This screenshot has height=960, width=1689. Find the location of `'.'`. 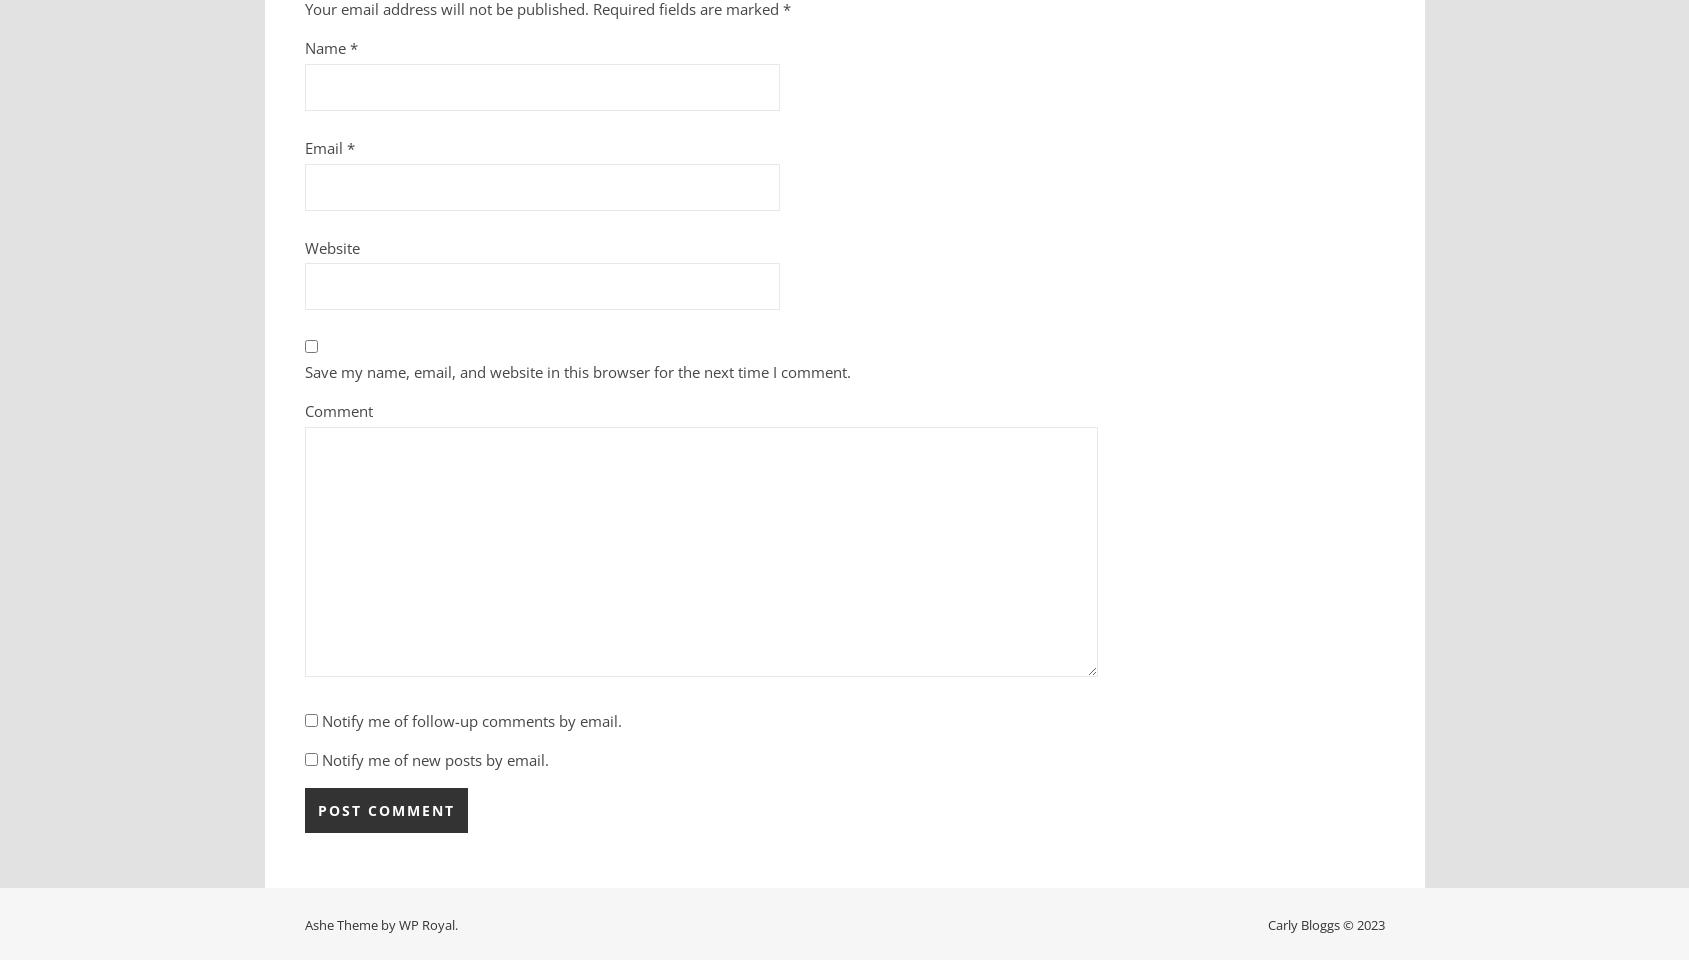

'.' is located at coordinates (454, 924).